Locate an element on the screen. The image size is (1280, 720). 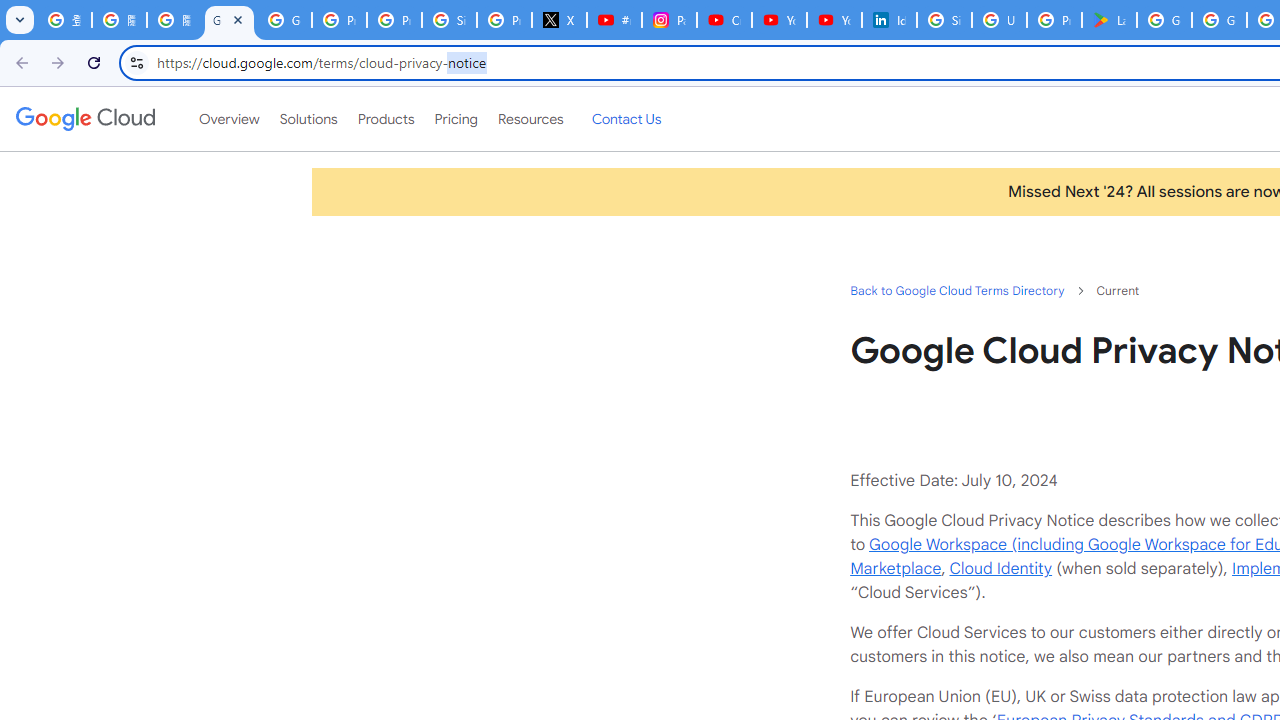
'Sign in - Google Accounts' is located at coordinates (448, 20).